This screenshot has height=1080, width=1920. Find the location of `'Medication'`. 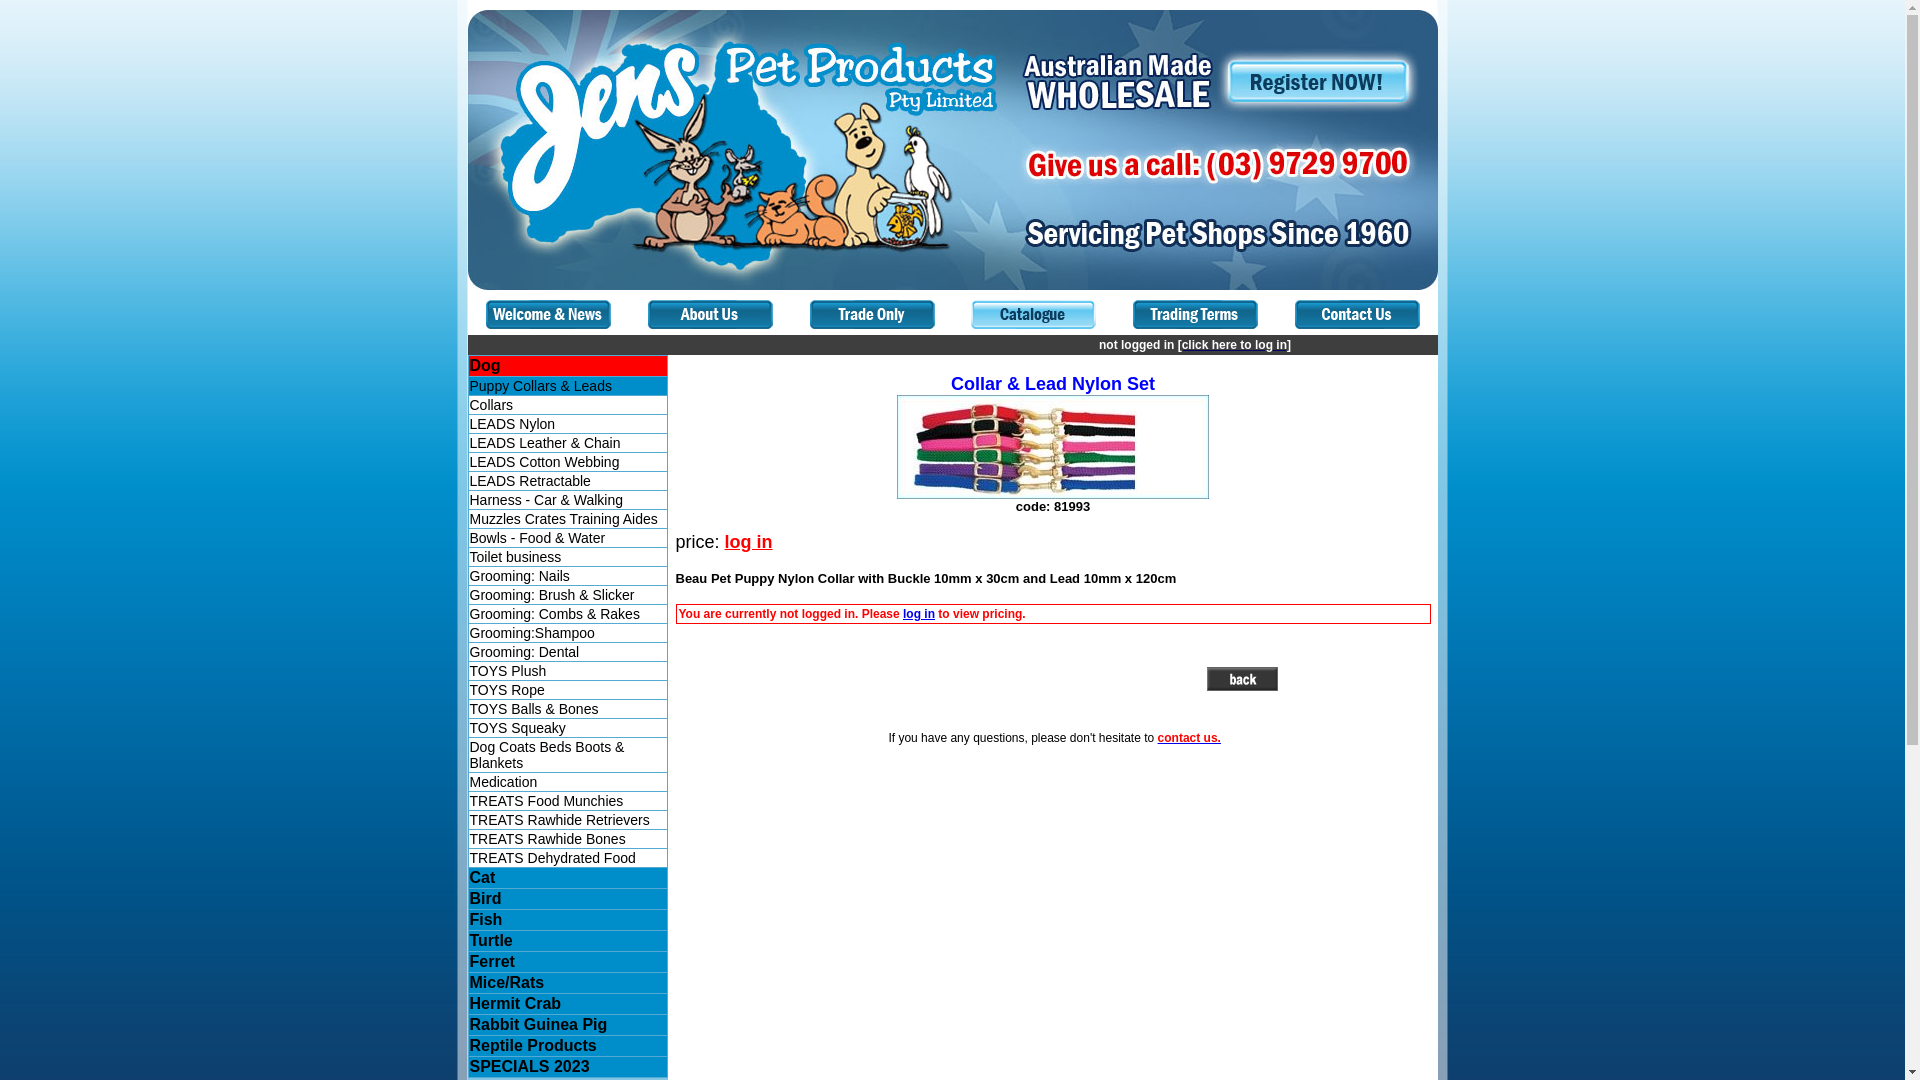

'Medication' is located at coordinates (504, 781).